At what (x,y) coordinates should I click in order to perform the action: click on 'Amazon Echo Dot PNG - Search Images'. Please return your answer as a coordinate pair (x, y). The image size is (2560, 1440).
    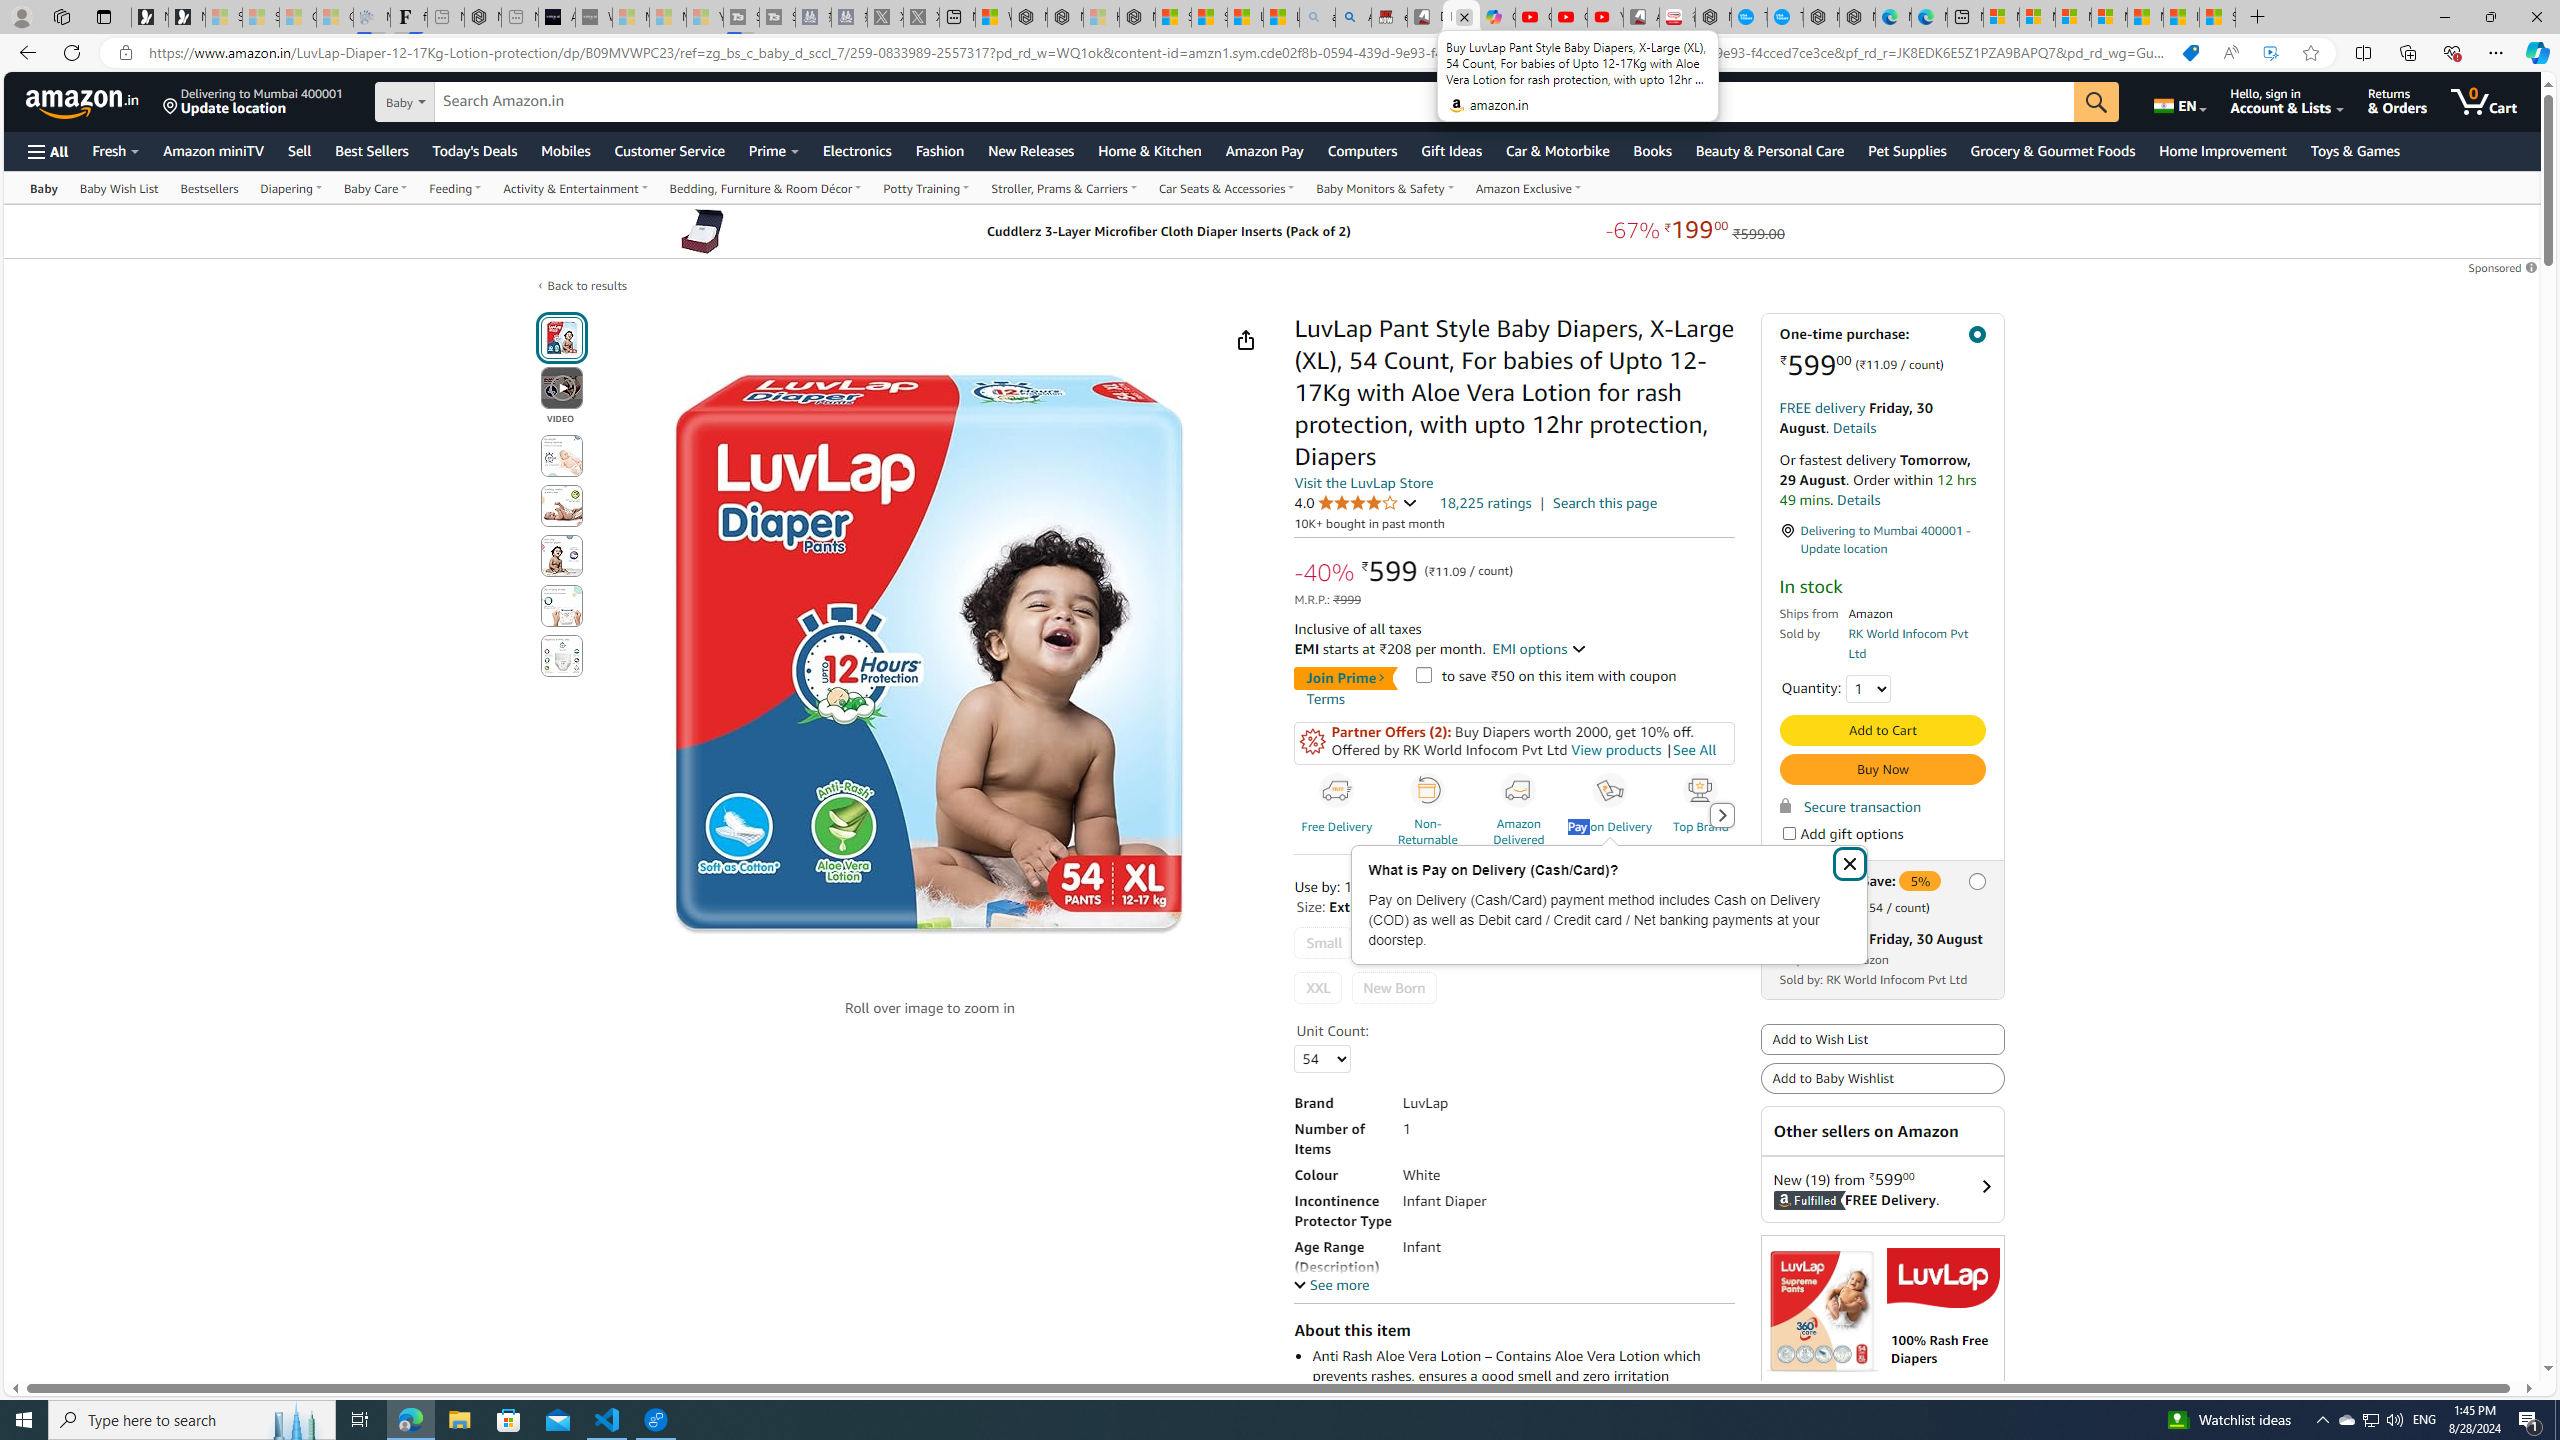
    Looking at the image, I should click on (1352, 16).